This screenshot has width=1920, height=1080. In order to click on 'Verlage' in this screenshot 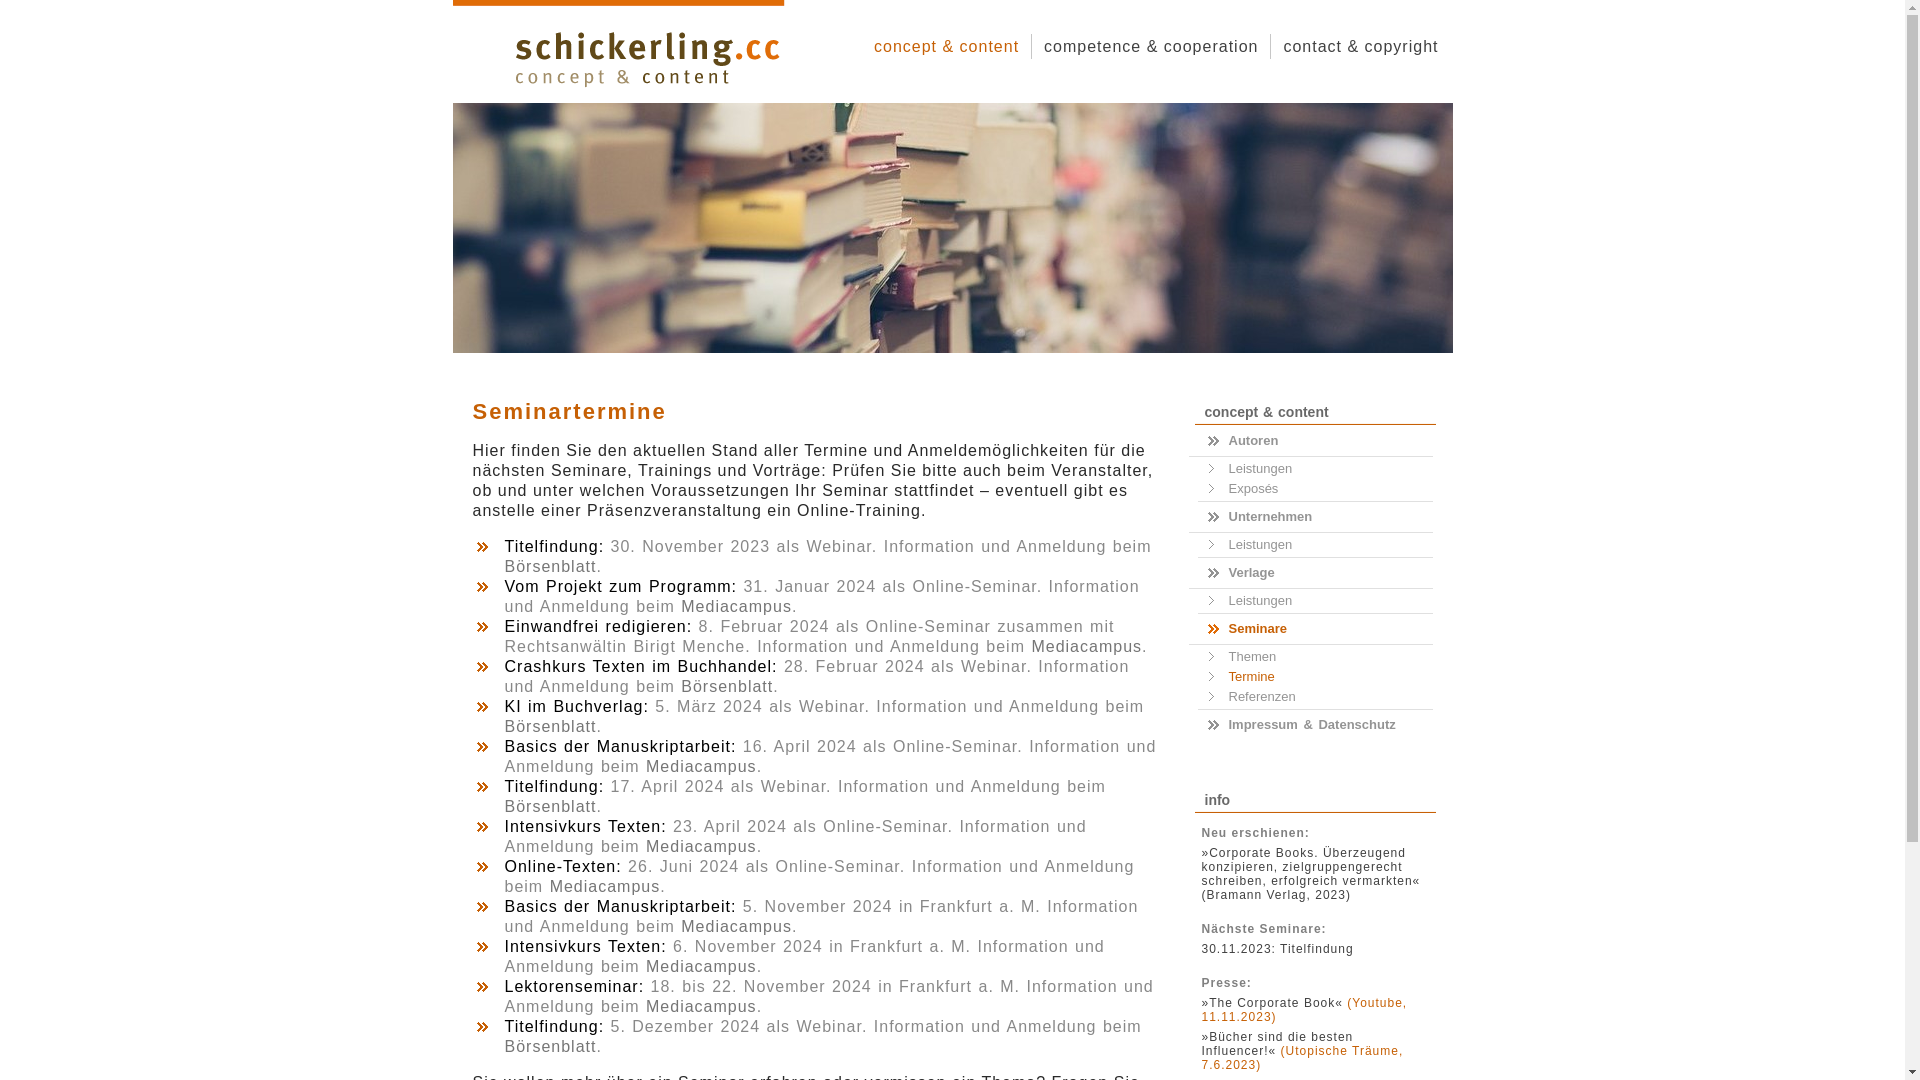, I will do `click(1198, 573)`.